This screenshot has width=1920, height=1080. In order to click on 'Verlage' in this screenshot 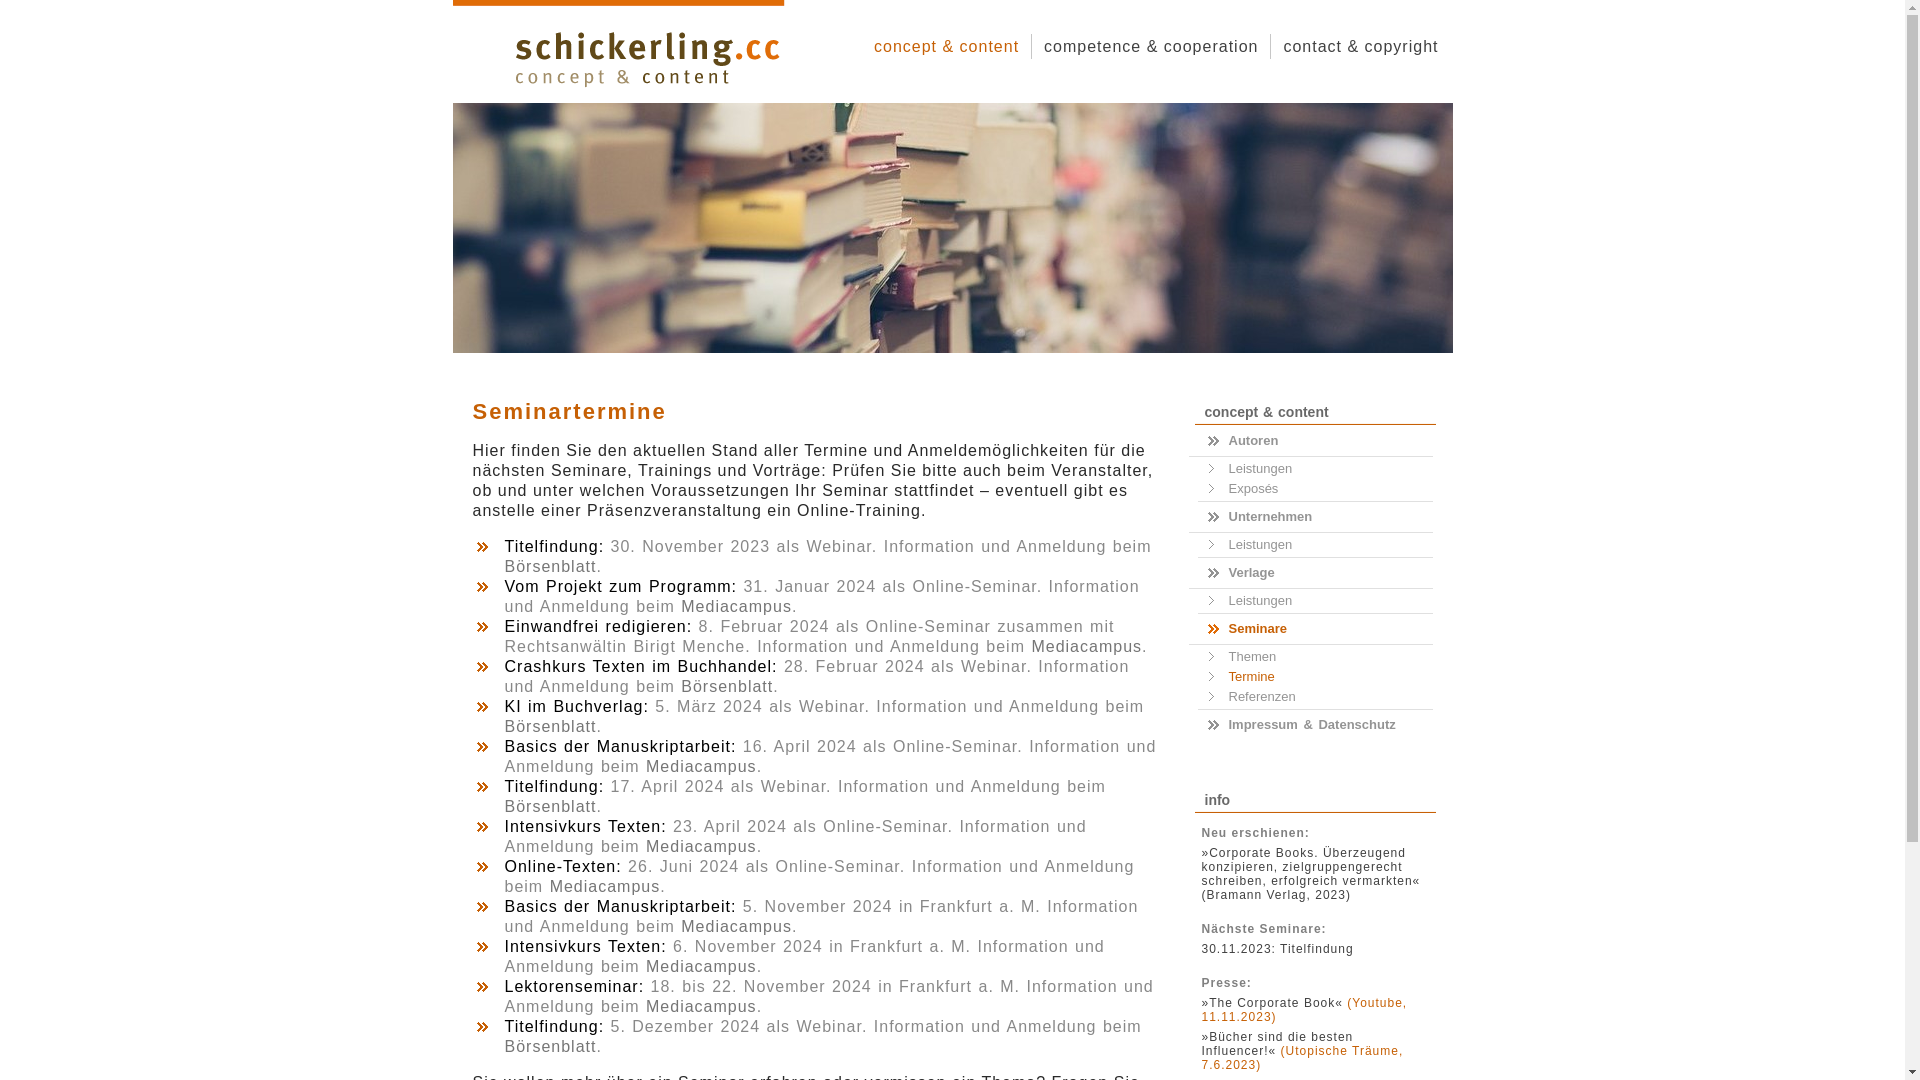, I will do `click(1198, 573)`.